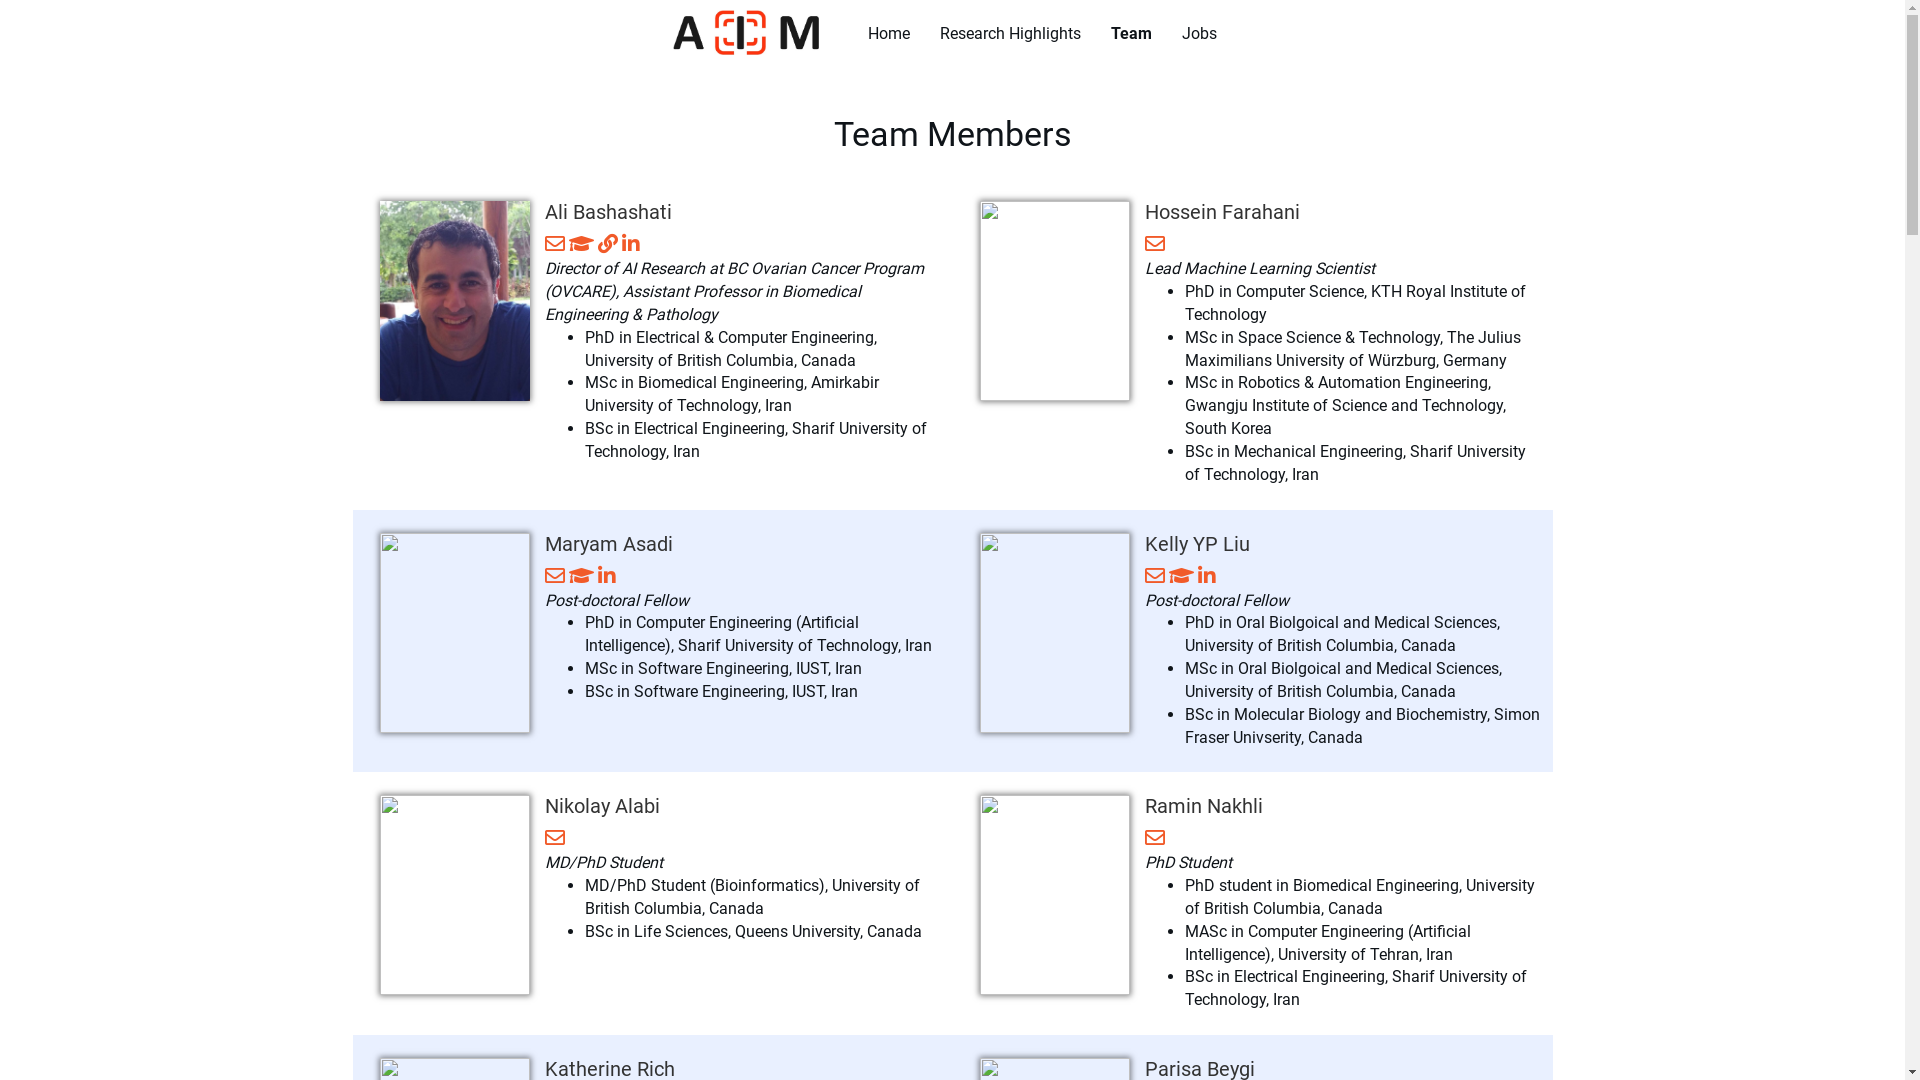 The width and height of the screenshot is (1920, 1080). Describe the element at coordinates (1199, 34) in the screenshot. I see `'Jobs'` at that location.